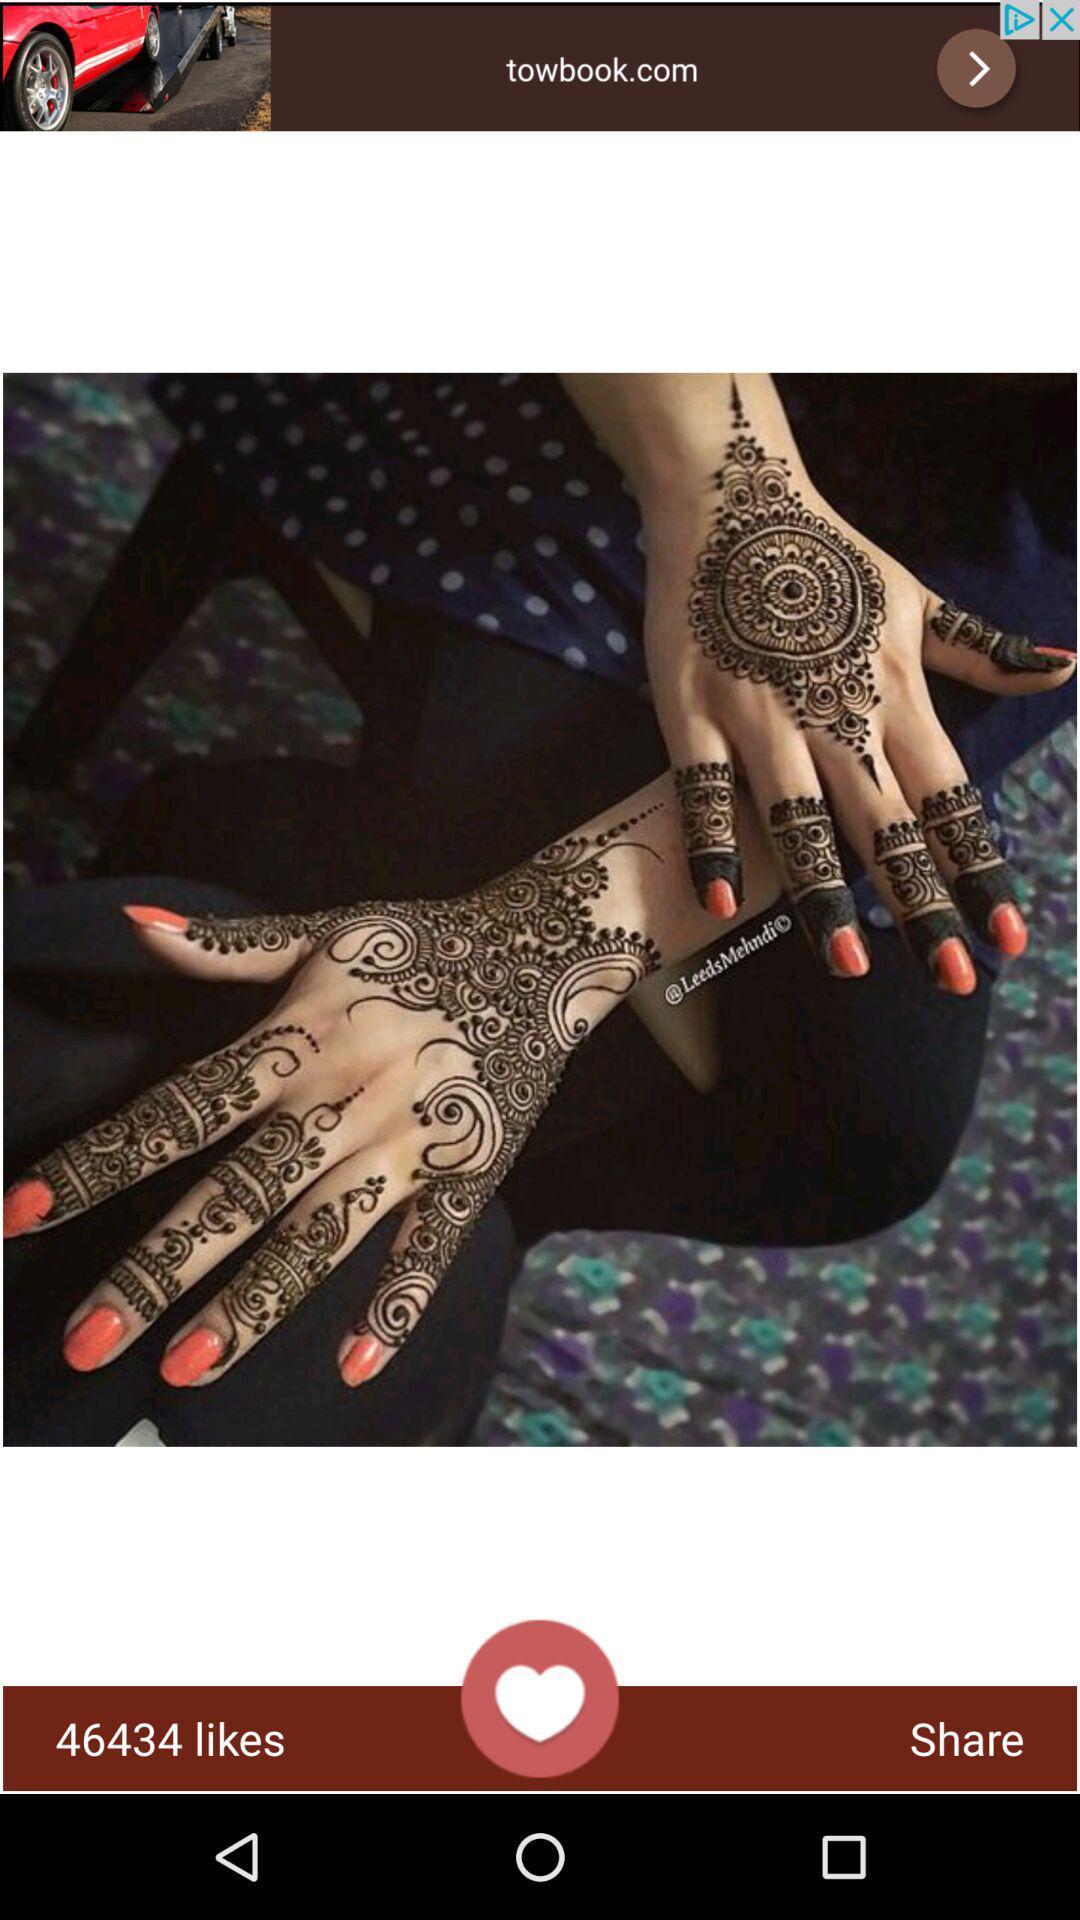  Describe the element at coordinates (540, 65) in the screenshot. I see `open advertisement` at that location.